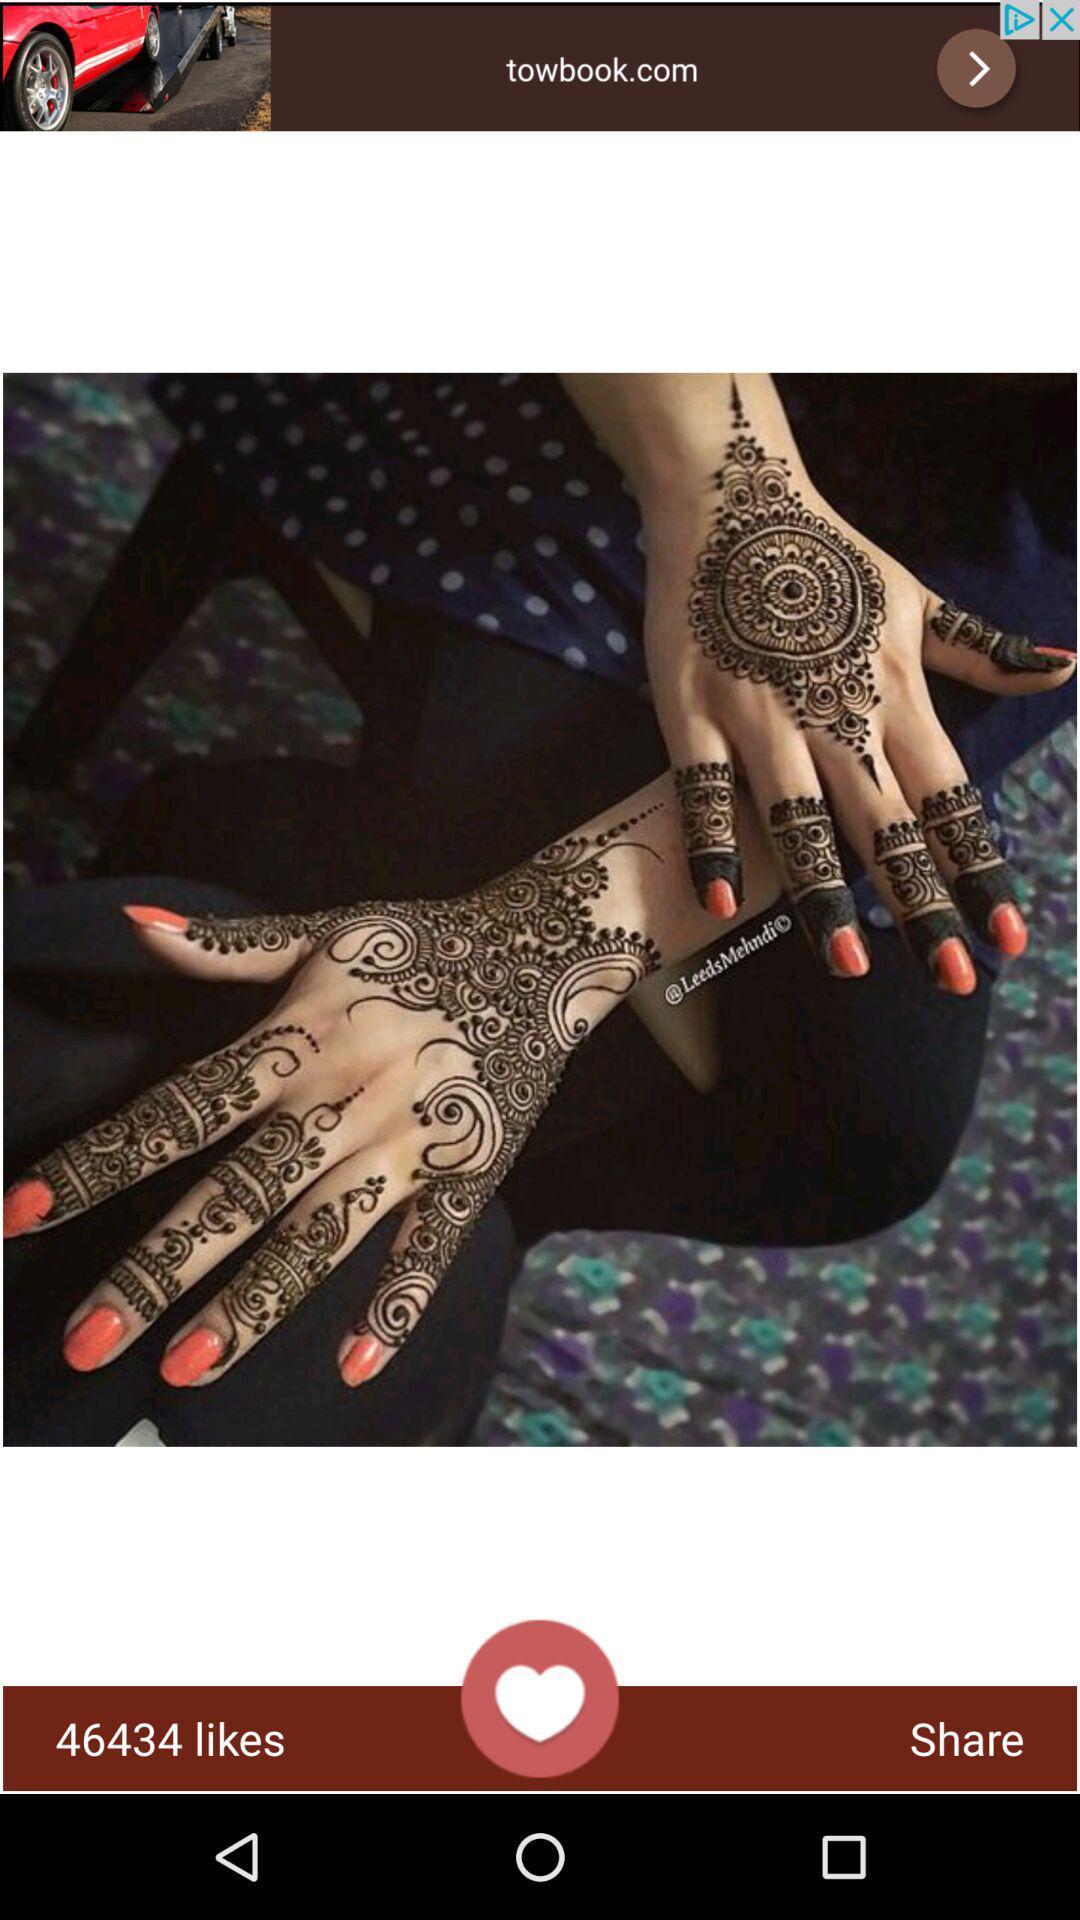  Describe the element at coordinates (540, 65) in the screenshot. I see `open advertisement` at that location.